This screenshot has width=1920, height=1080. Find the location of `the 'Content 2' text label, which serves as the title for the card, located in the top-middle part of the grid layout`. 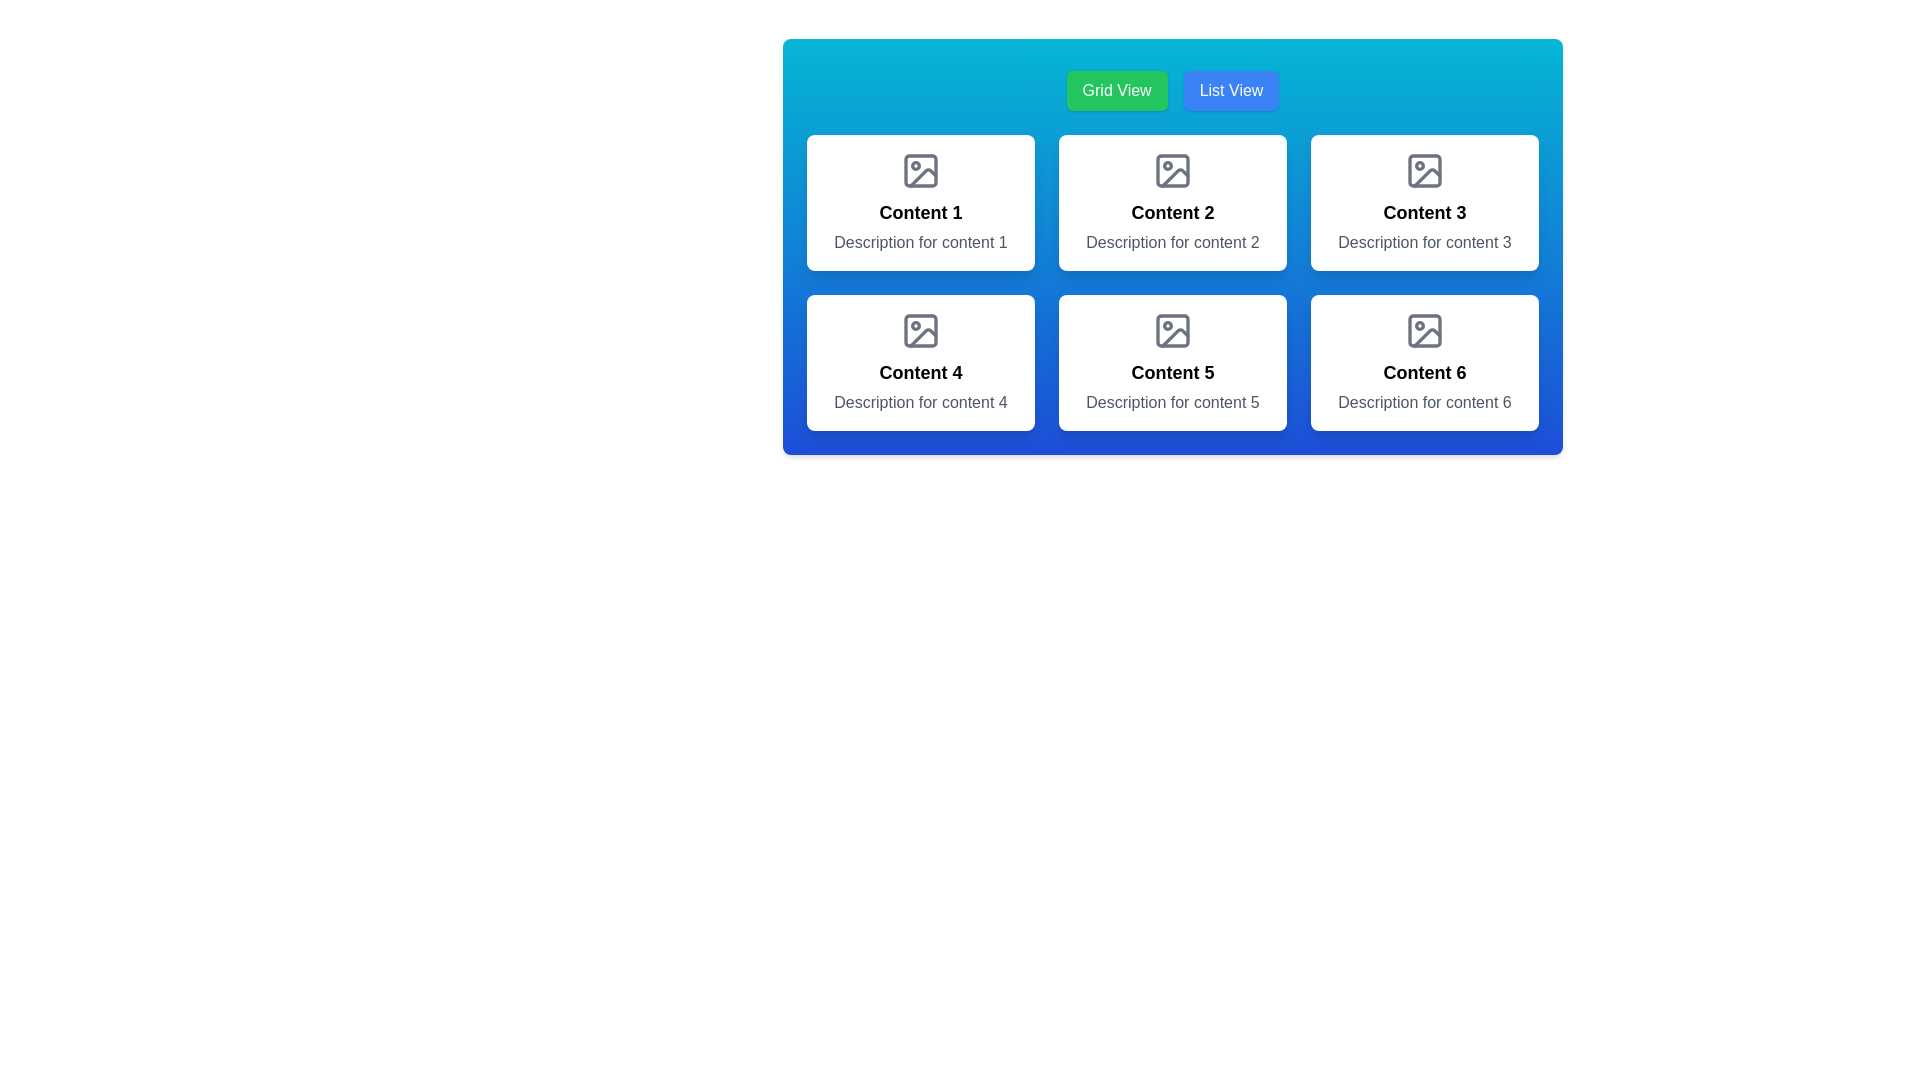

the 'Content 2' text label, which serves as the title for the card, located in the top-middle part of the grid layout is located at coordinates (1172, 212).